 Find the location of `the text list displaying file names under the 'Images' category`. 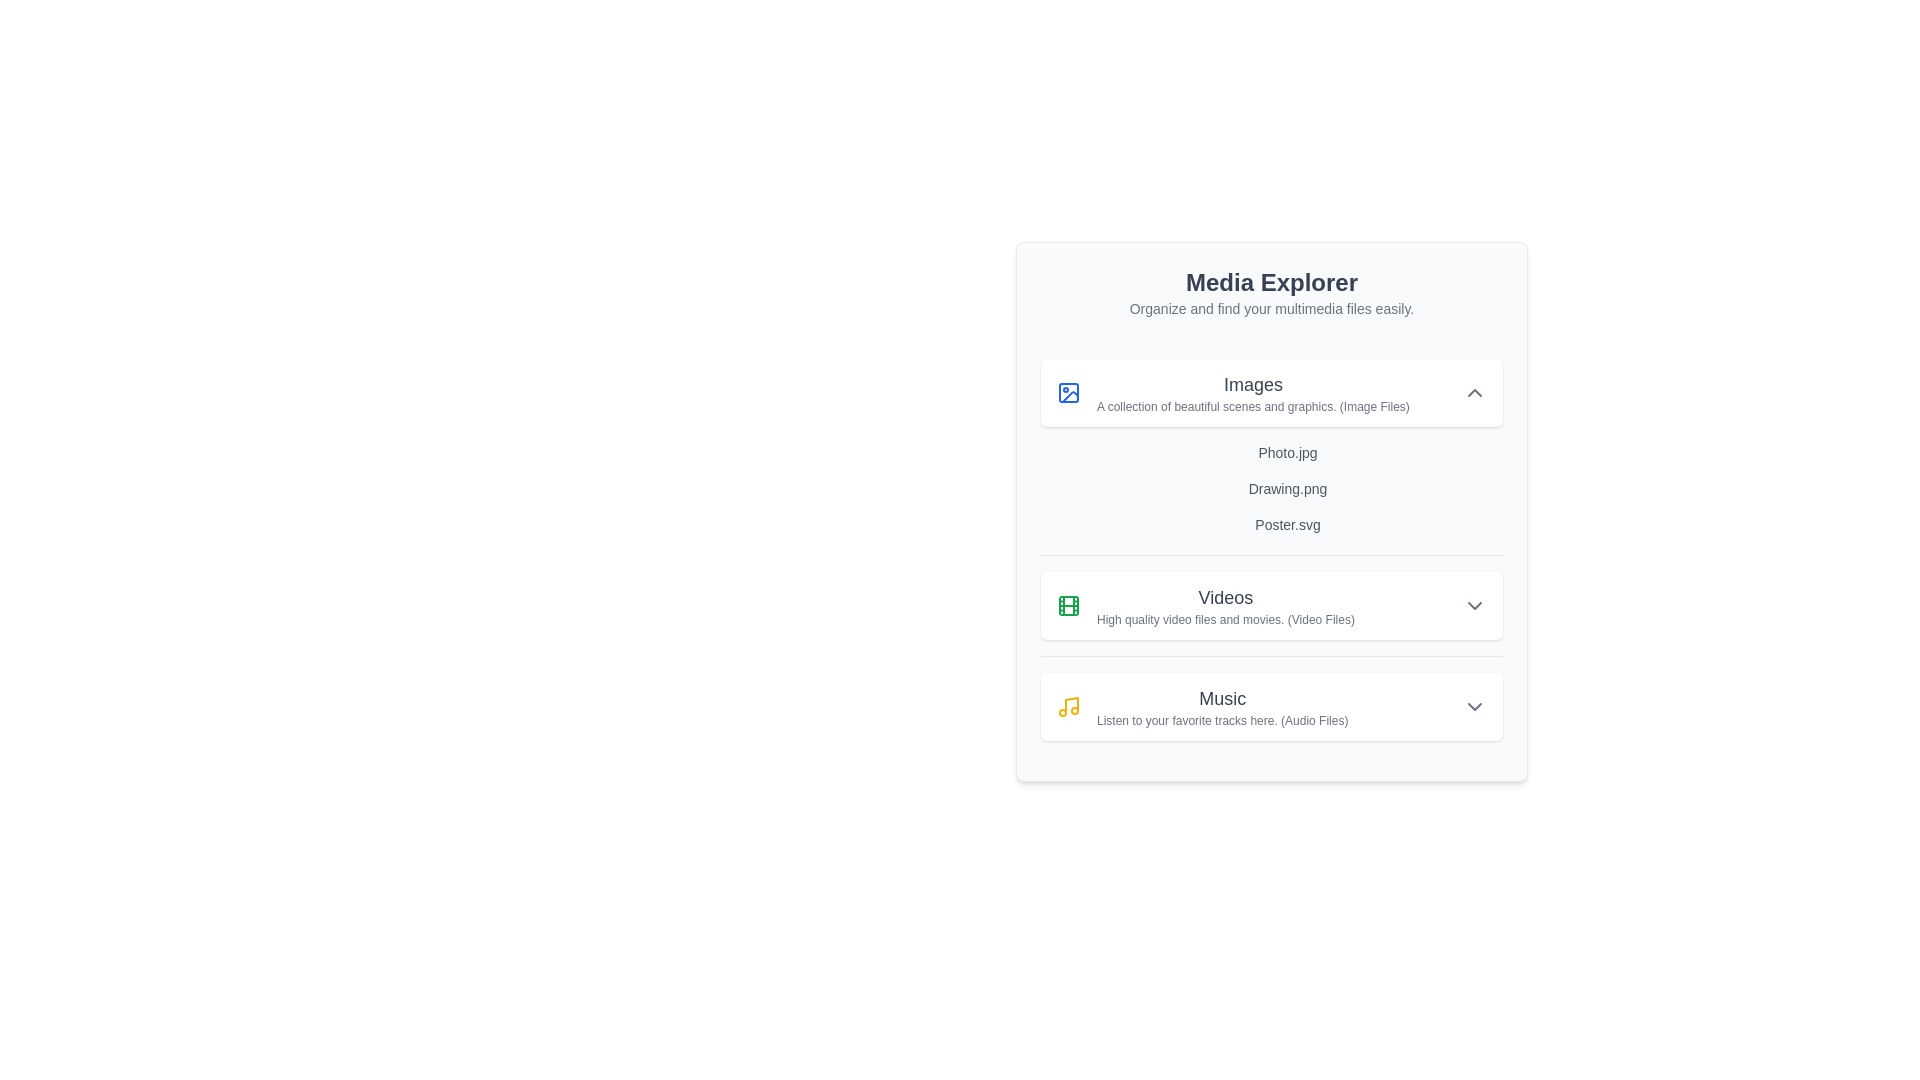

the text list displaying file names under the 'Images' category is located at coordinates (1287, 489).